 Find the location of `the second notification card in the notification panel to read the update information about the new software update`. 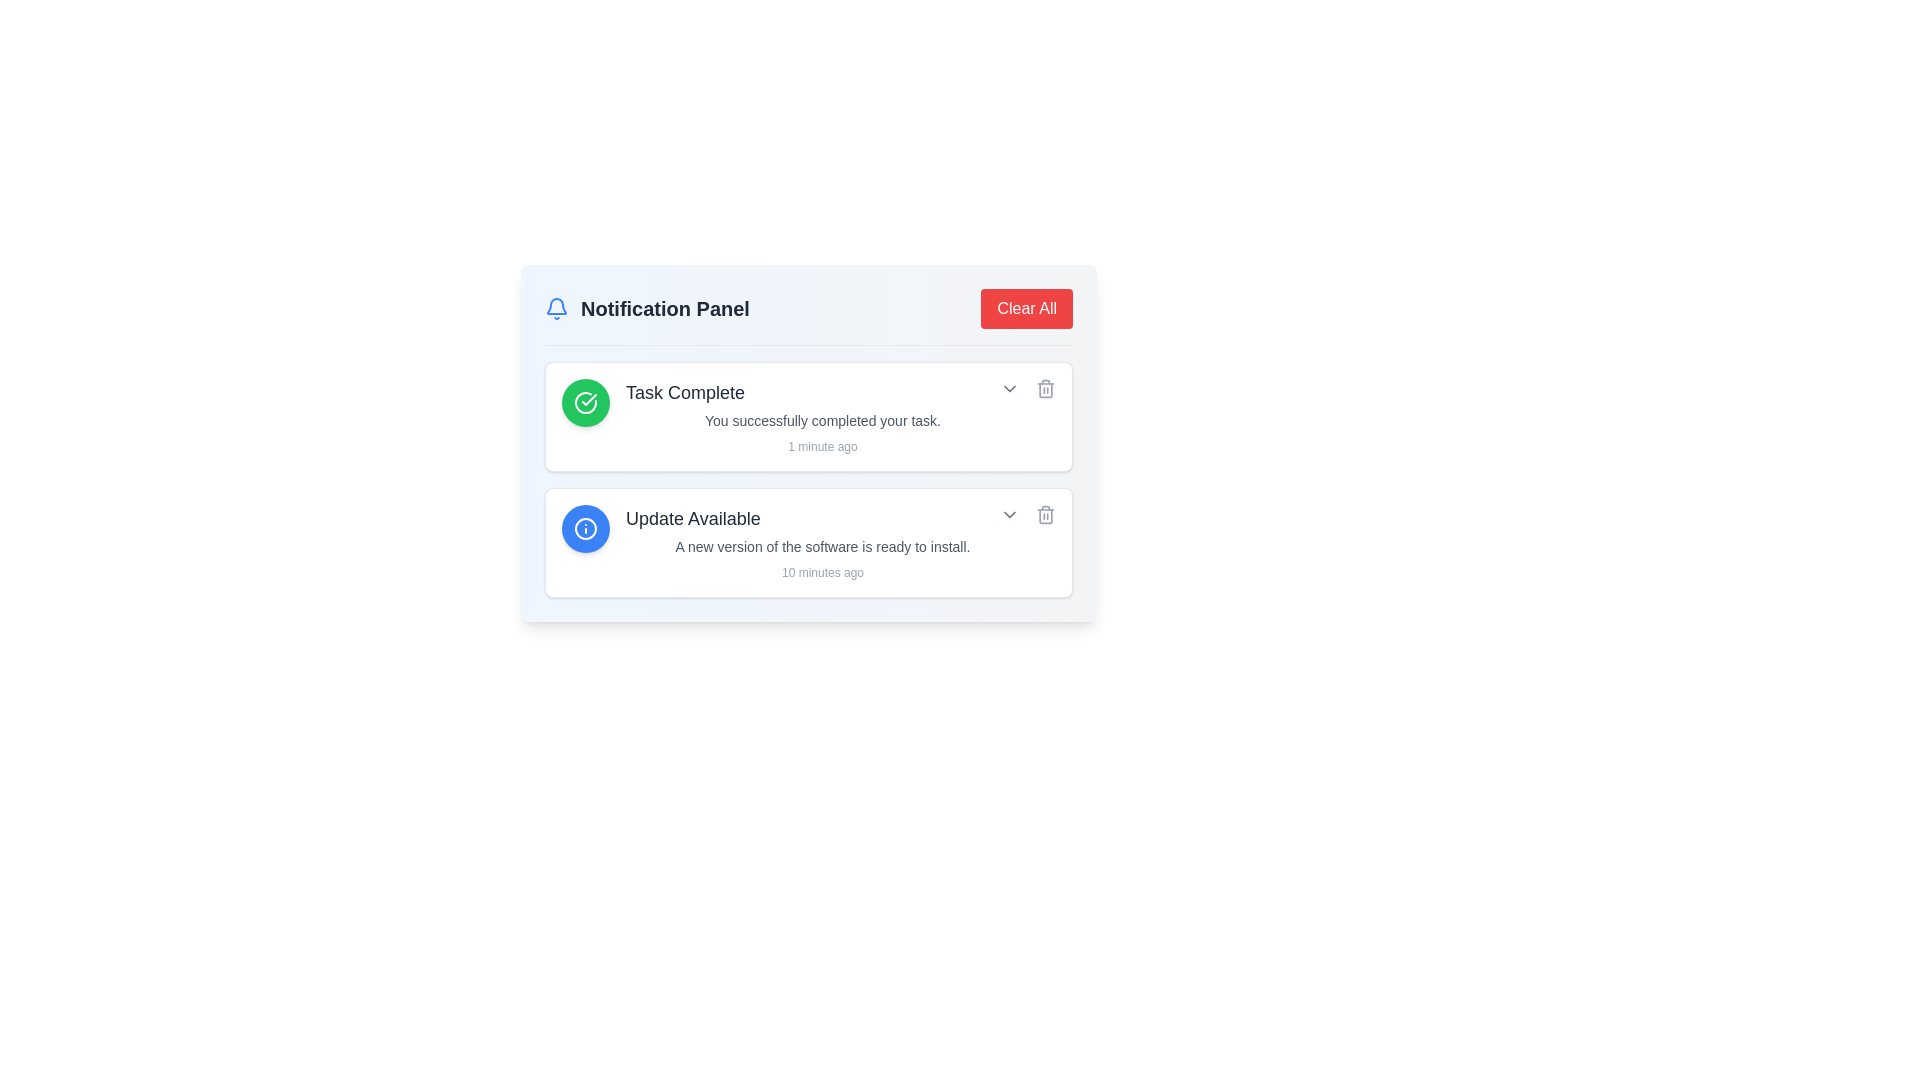

the second notification card in the notification panel to read the update information about the new software update is located at coordinates (822, 543).